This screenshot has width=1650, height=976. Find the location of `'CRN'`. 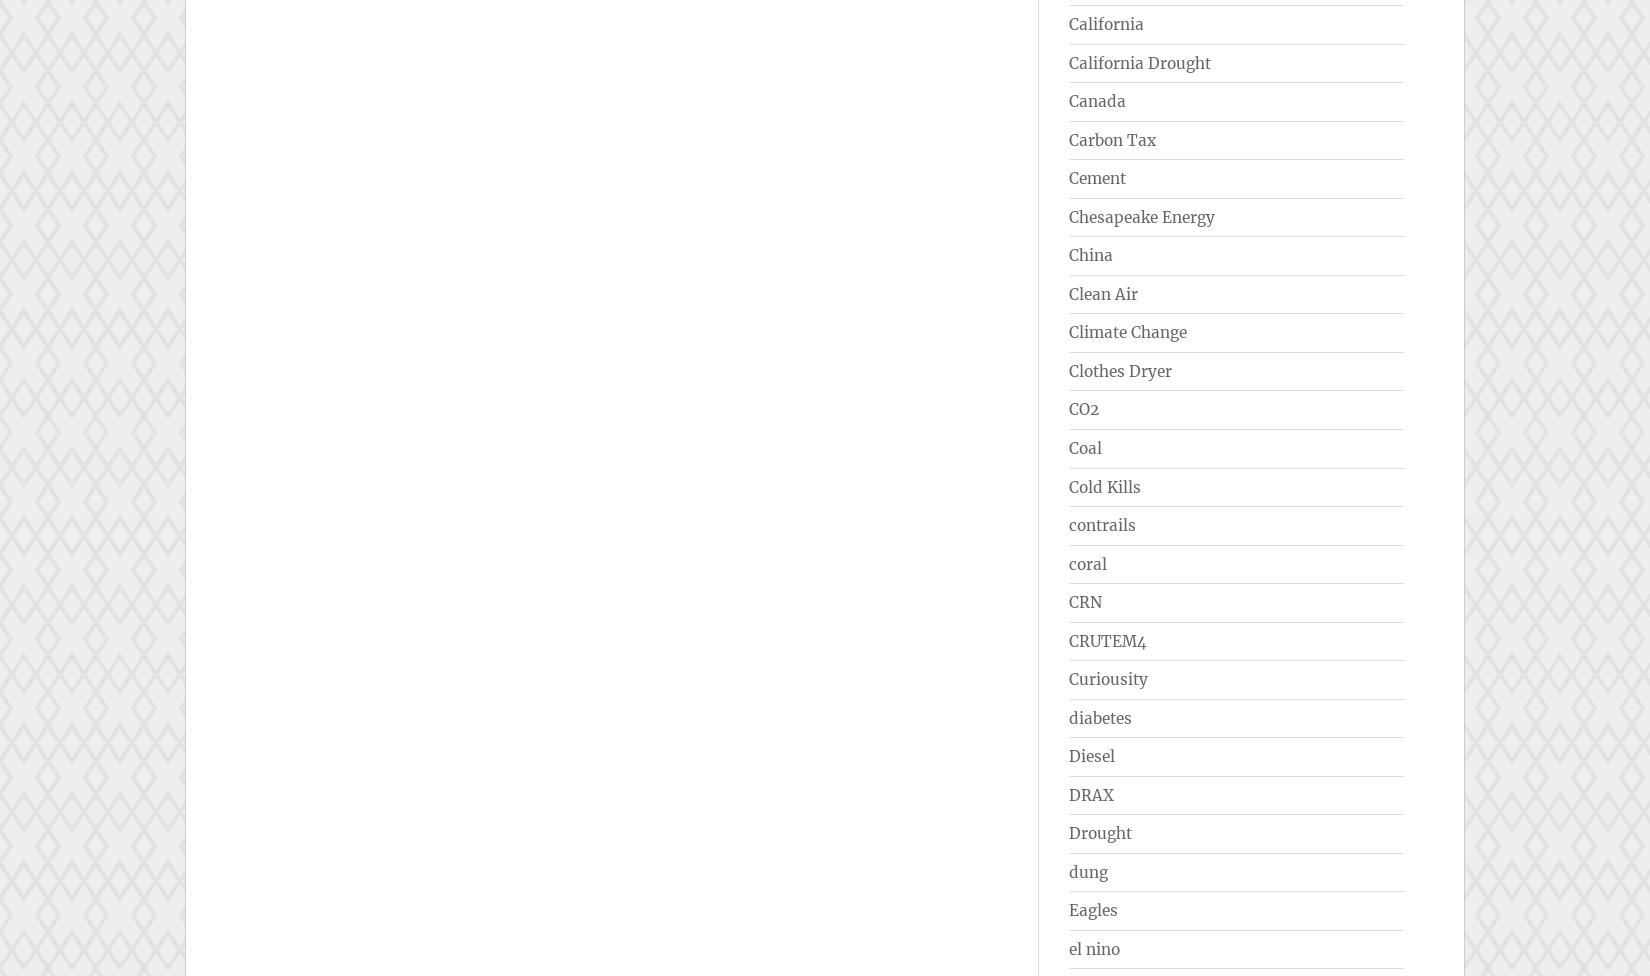

'CRN' is located at coordinates (1069, 602).